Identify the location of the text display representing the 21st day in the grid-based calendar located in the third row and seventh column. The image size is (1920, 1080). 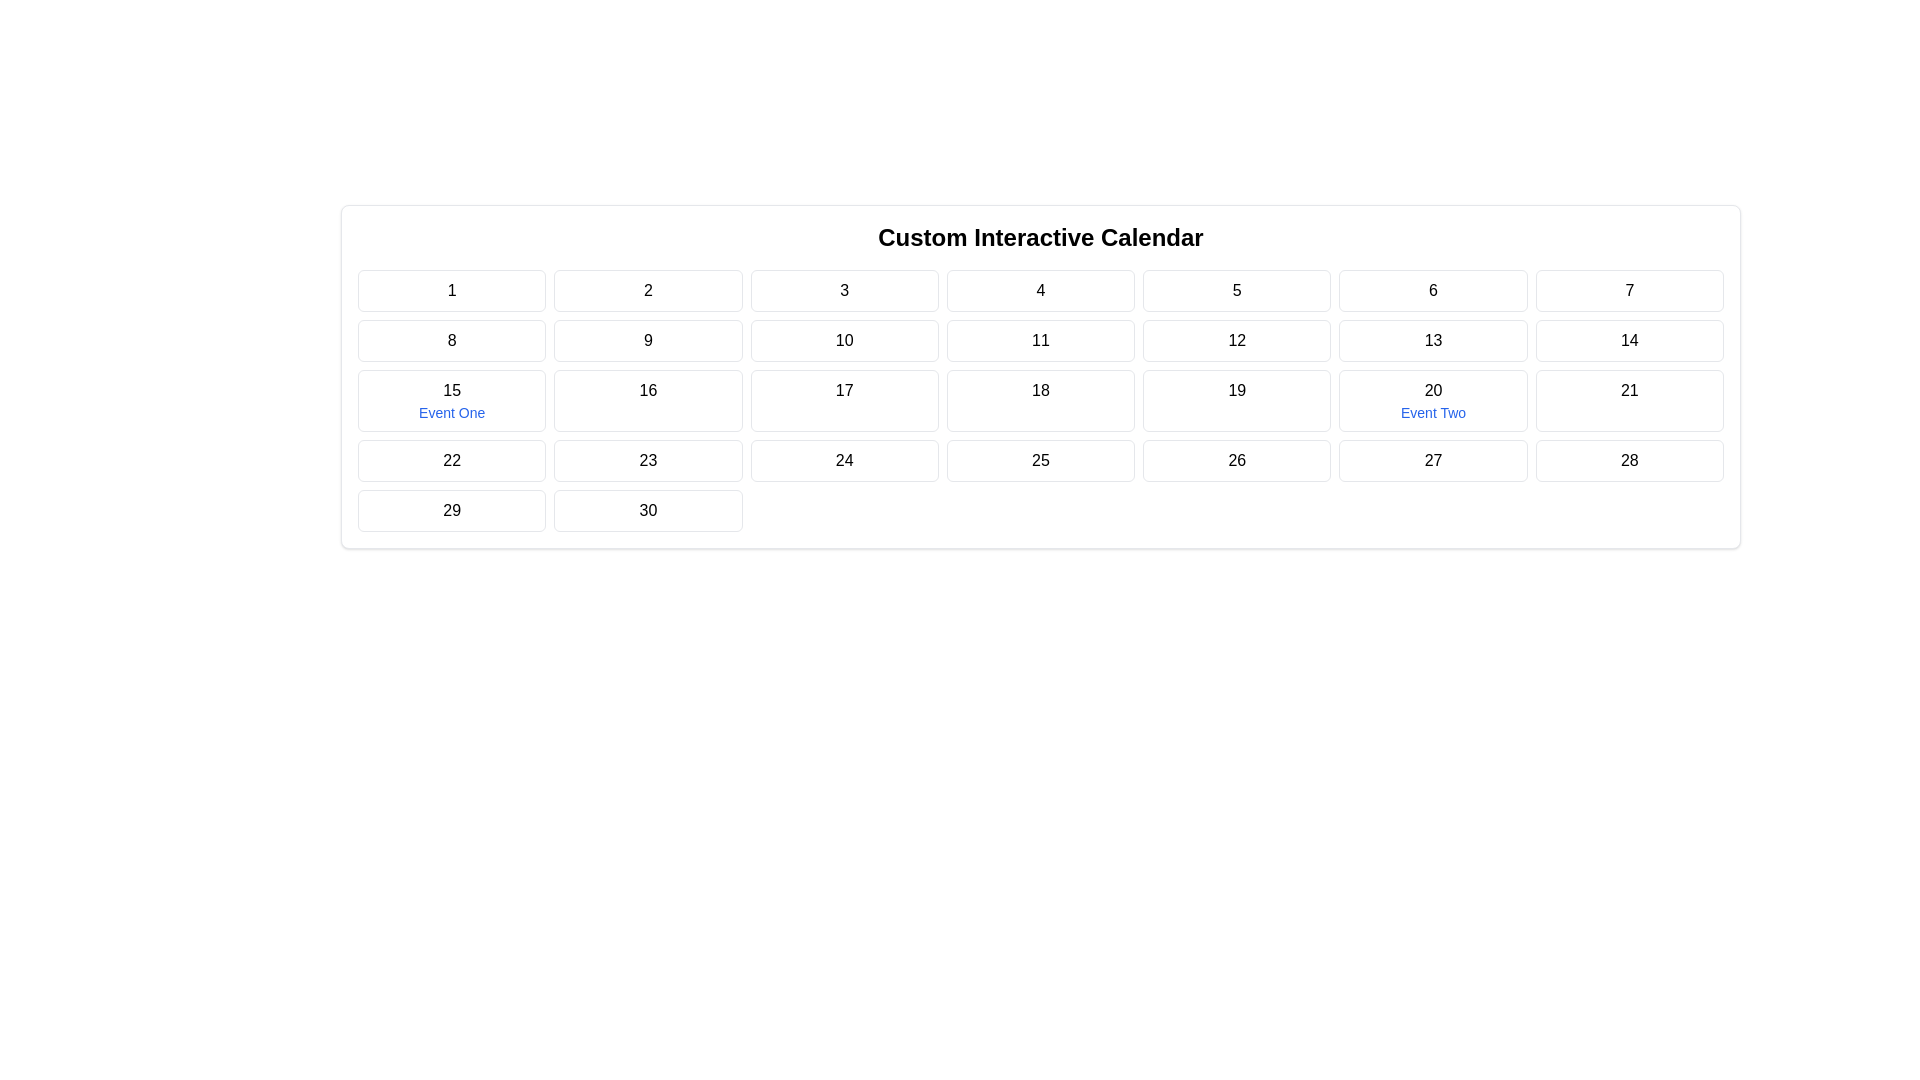
(1629, 401).